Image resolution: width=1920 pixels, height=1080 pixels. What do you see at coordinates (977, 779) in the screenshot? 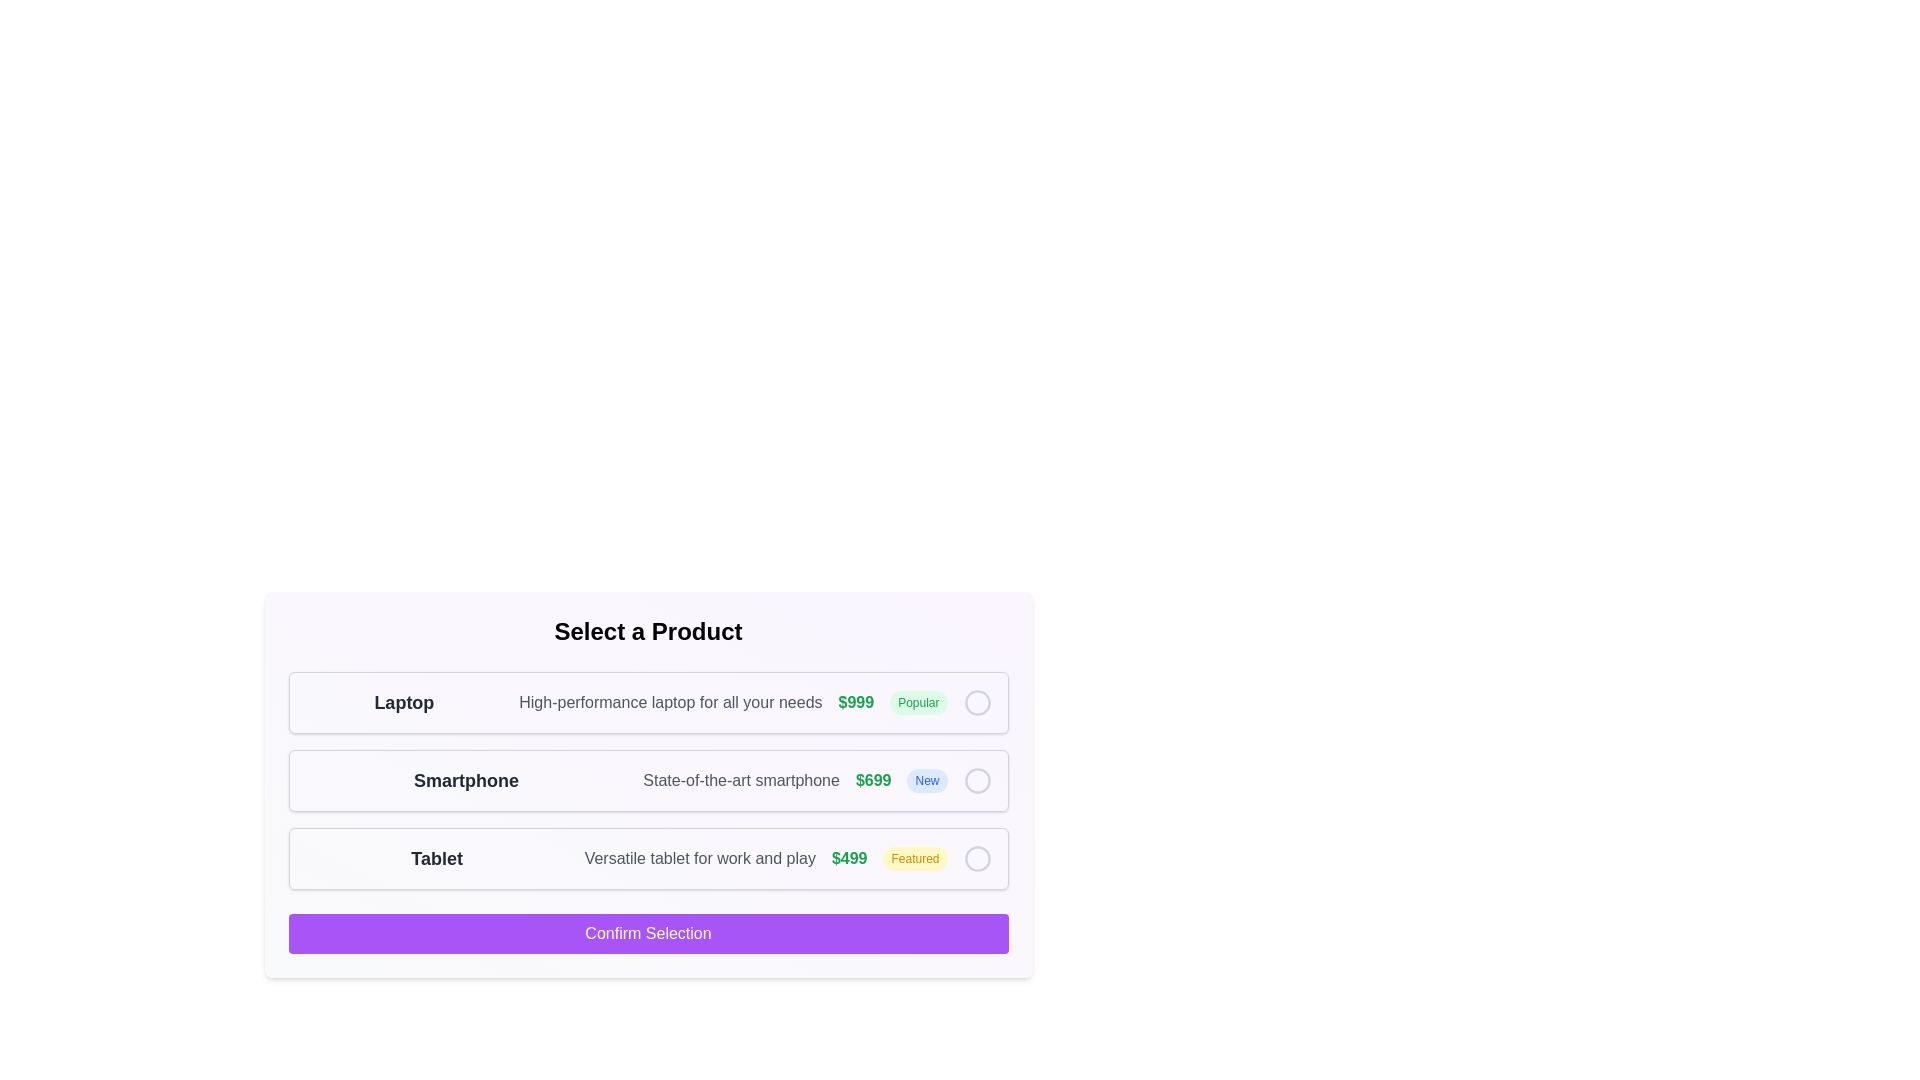
I see `the circular radio button indicator for the 'Smartphone' option` at bounding box center [977, 779].